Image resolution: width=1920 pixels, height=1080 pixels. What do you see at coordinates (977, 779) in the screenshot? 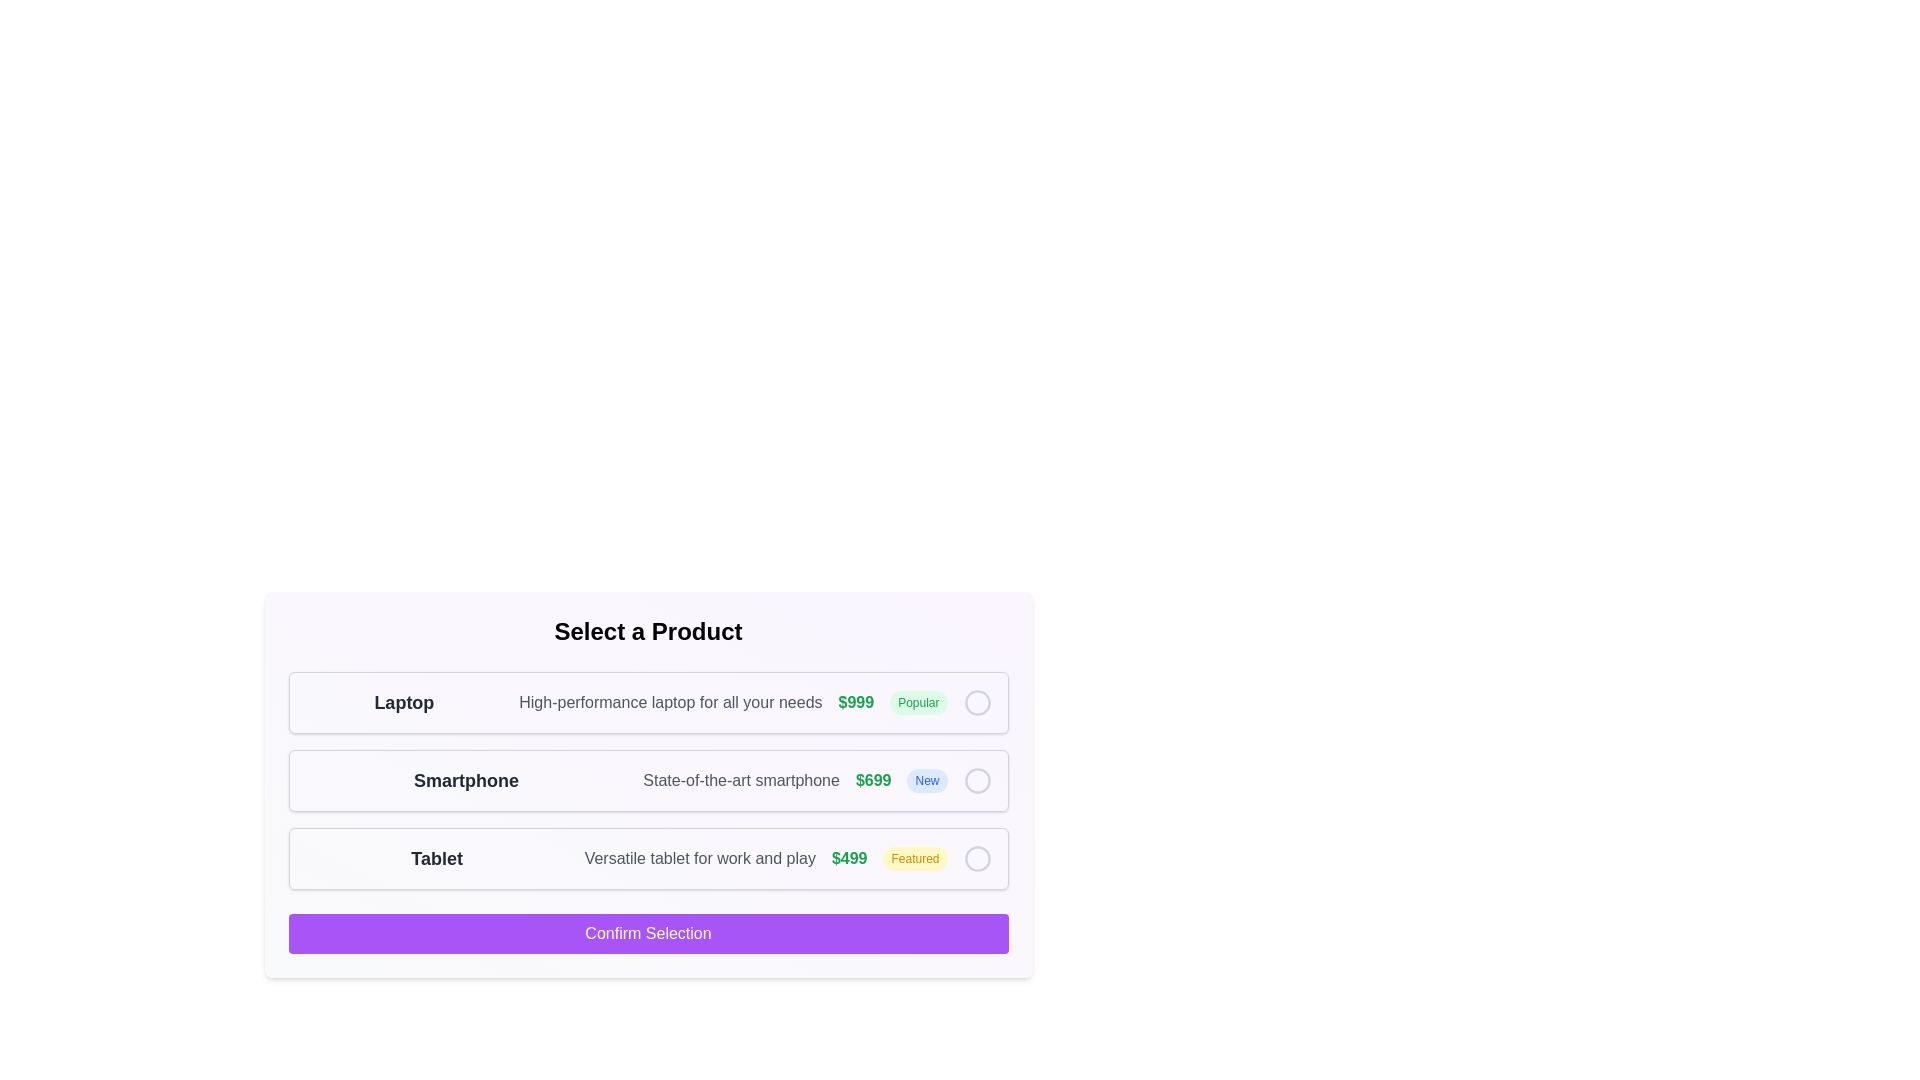
I see `the circular radio button indicator for the 'Smartphone' option` at bounding box center [977, 779].